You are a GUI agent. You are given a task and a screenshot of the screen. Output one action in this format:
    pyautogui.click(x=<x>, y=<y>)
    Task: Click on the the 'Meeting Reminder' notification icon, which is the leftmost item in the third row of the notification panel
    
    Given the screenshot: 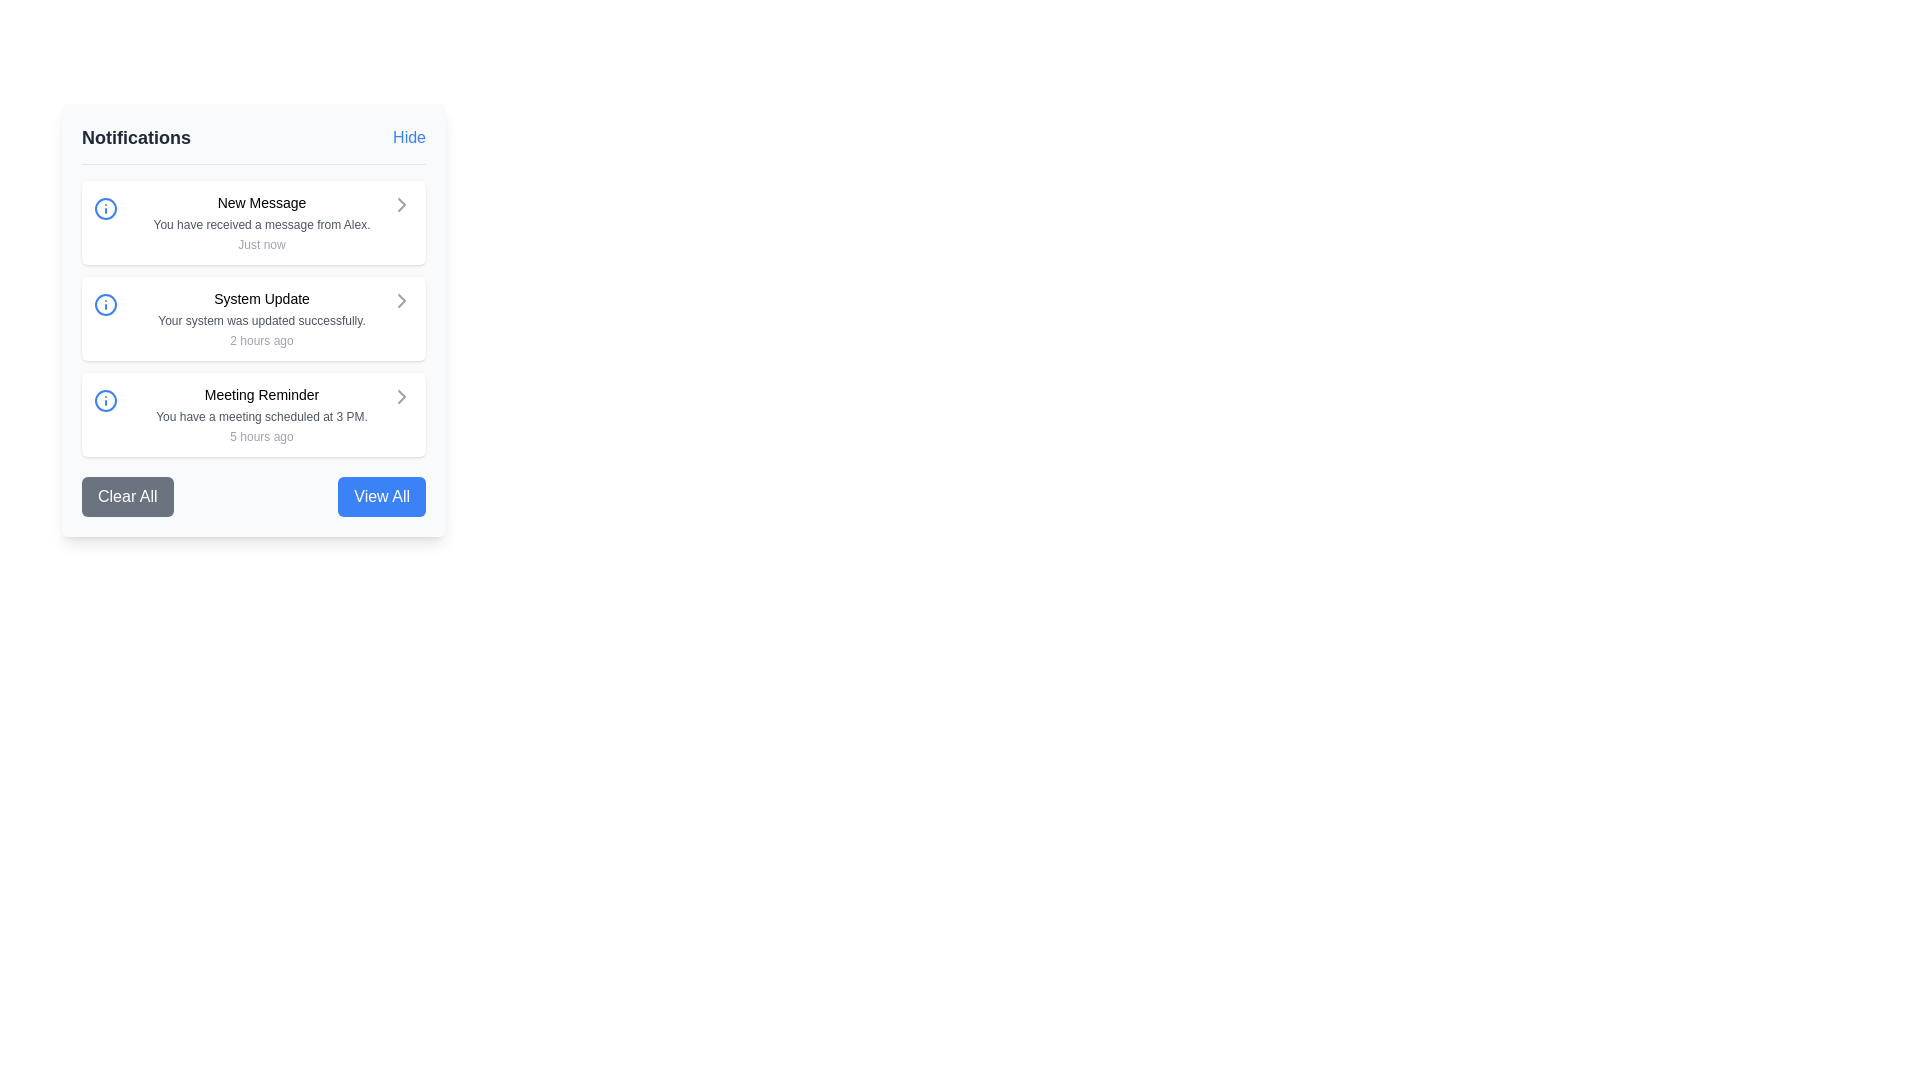 What is the action you would take?
    pyautogui.click(x=104, y=401)
    